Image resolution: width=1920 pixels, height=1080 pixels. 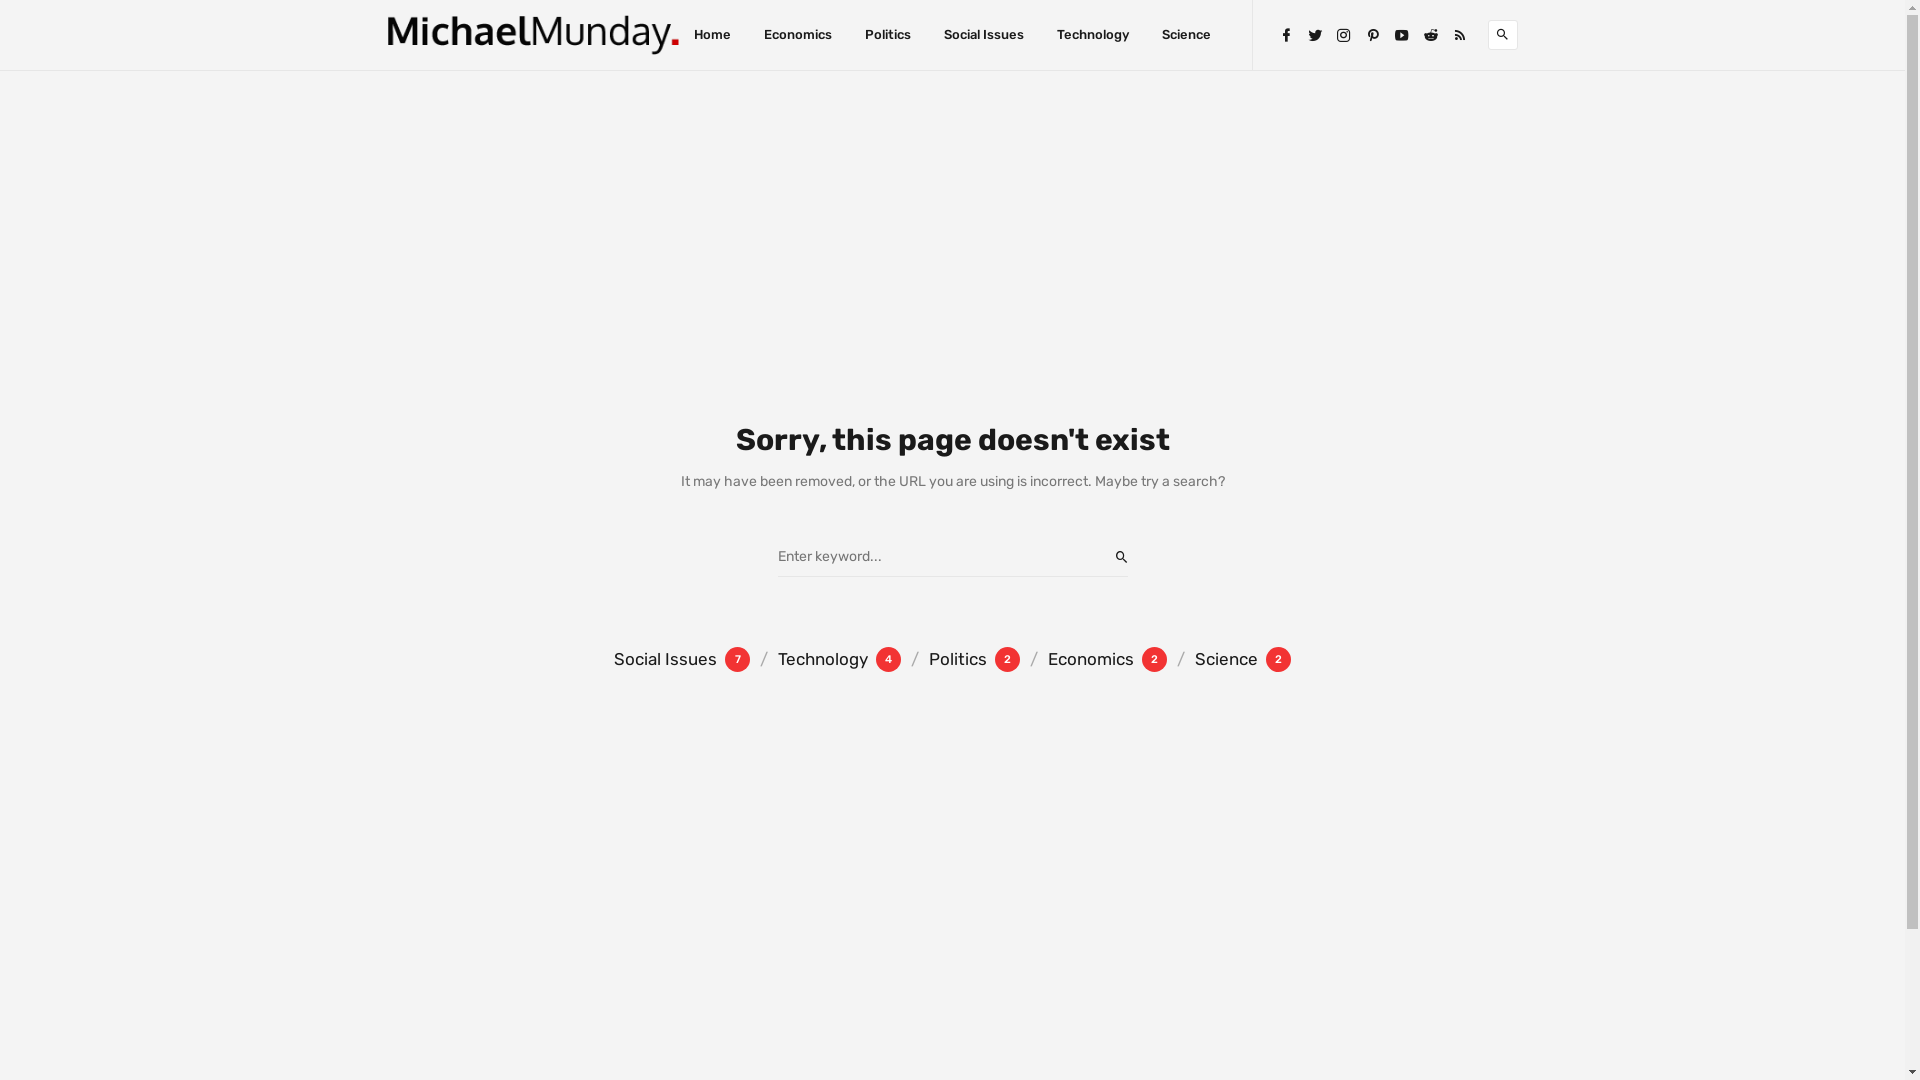 What do you see at coordinates (1186, 34) in the screenshot?
I see `'Science'` at bounding box center [1186, 34].